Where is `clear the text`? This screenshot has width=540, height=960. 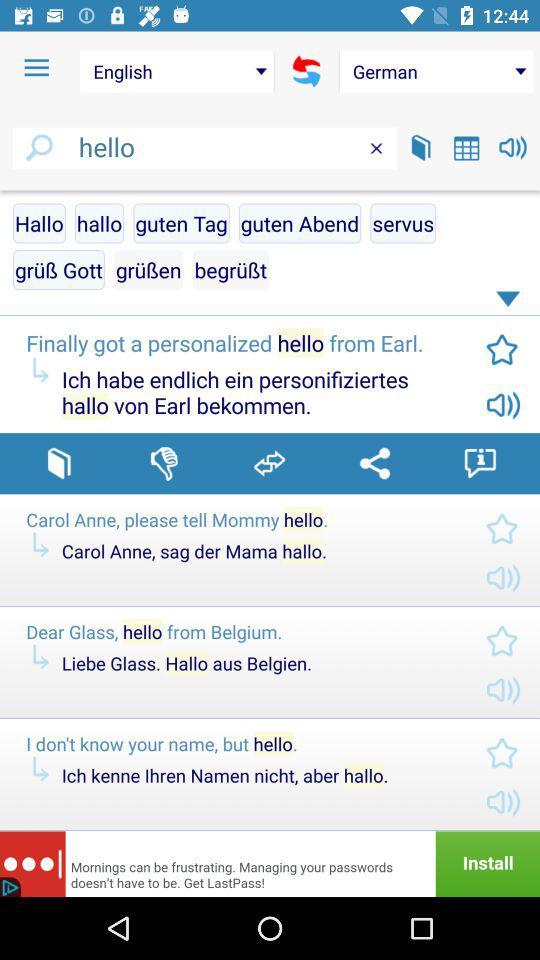 clear the text is located at coordinates (376, 147).